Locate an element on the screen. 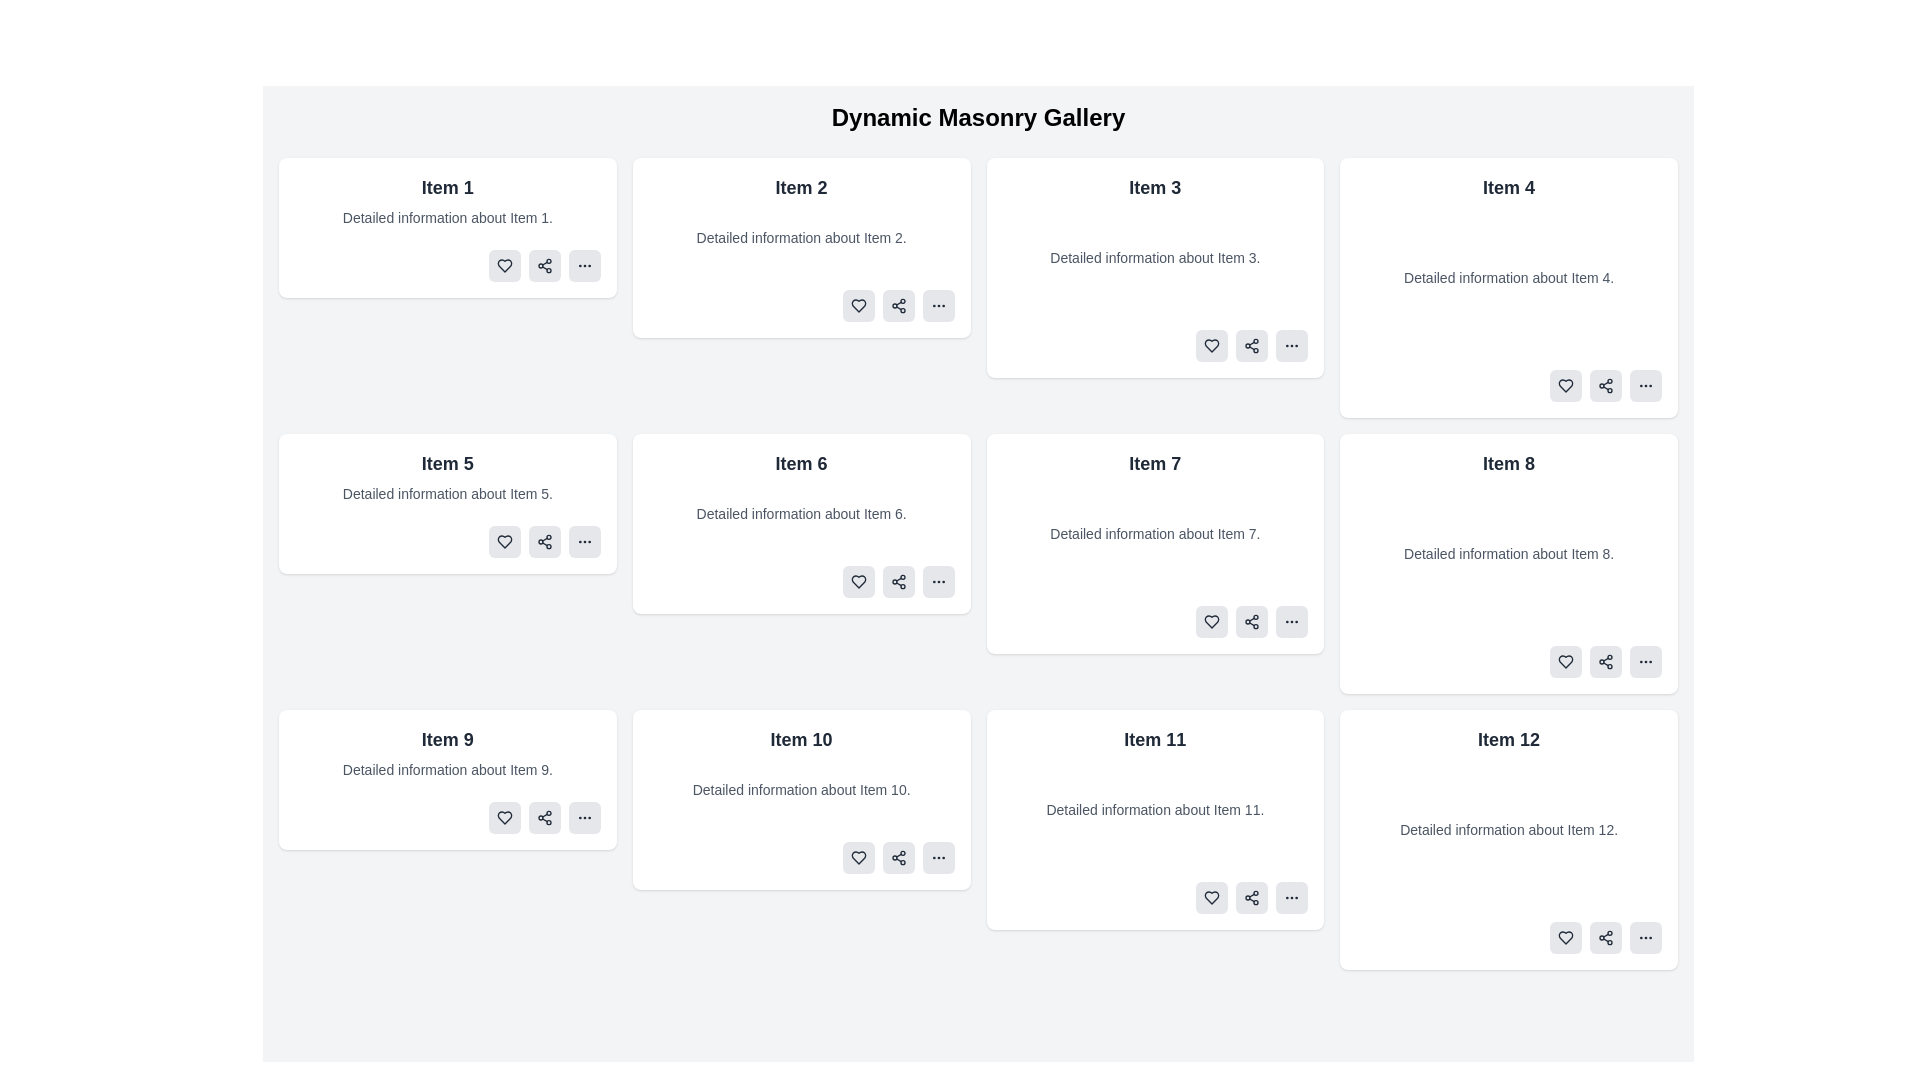 The height and width of the screenshot is (1080, 1920). the heart icon within the button of 'Item 8' is located at coordinates (1564, 662).